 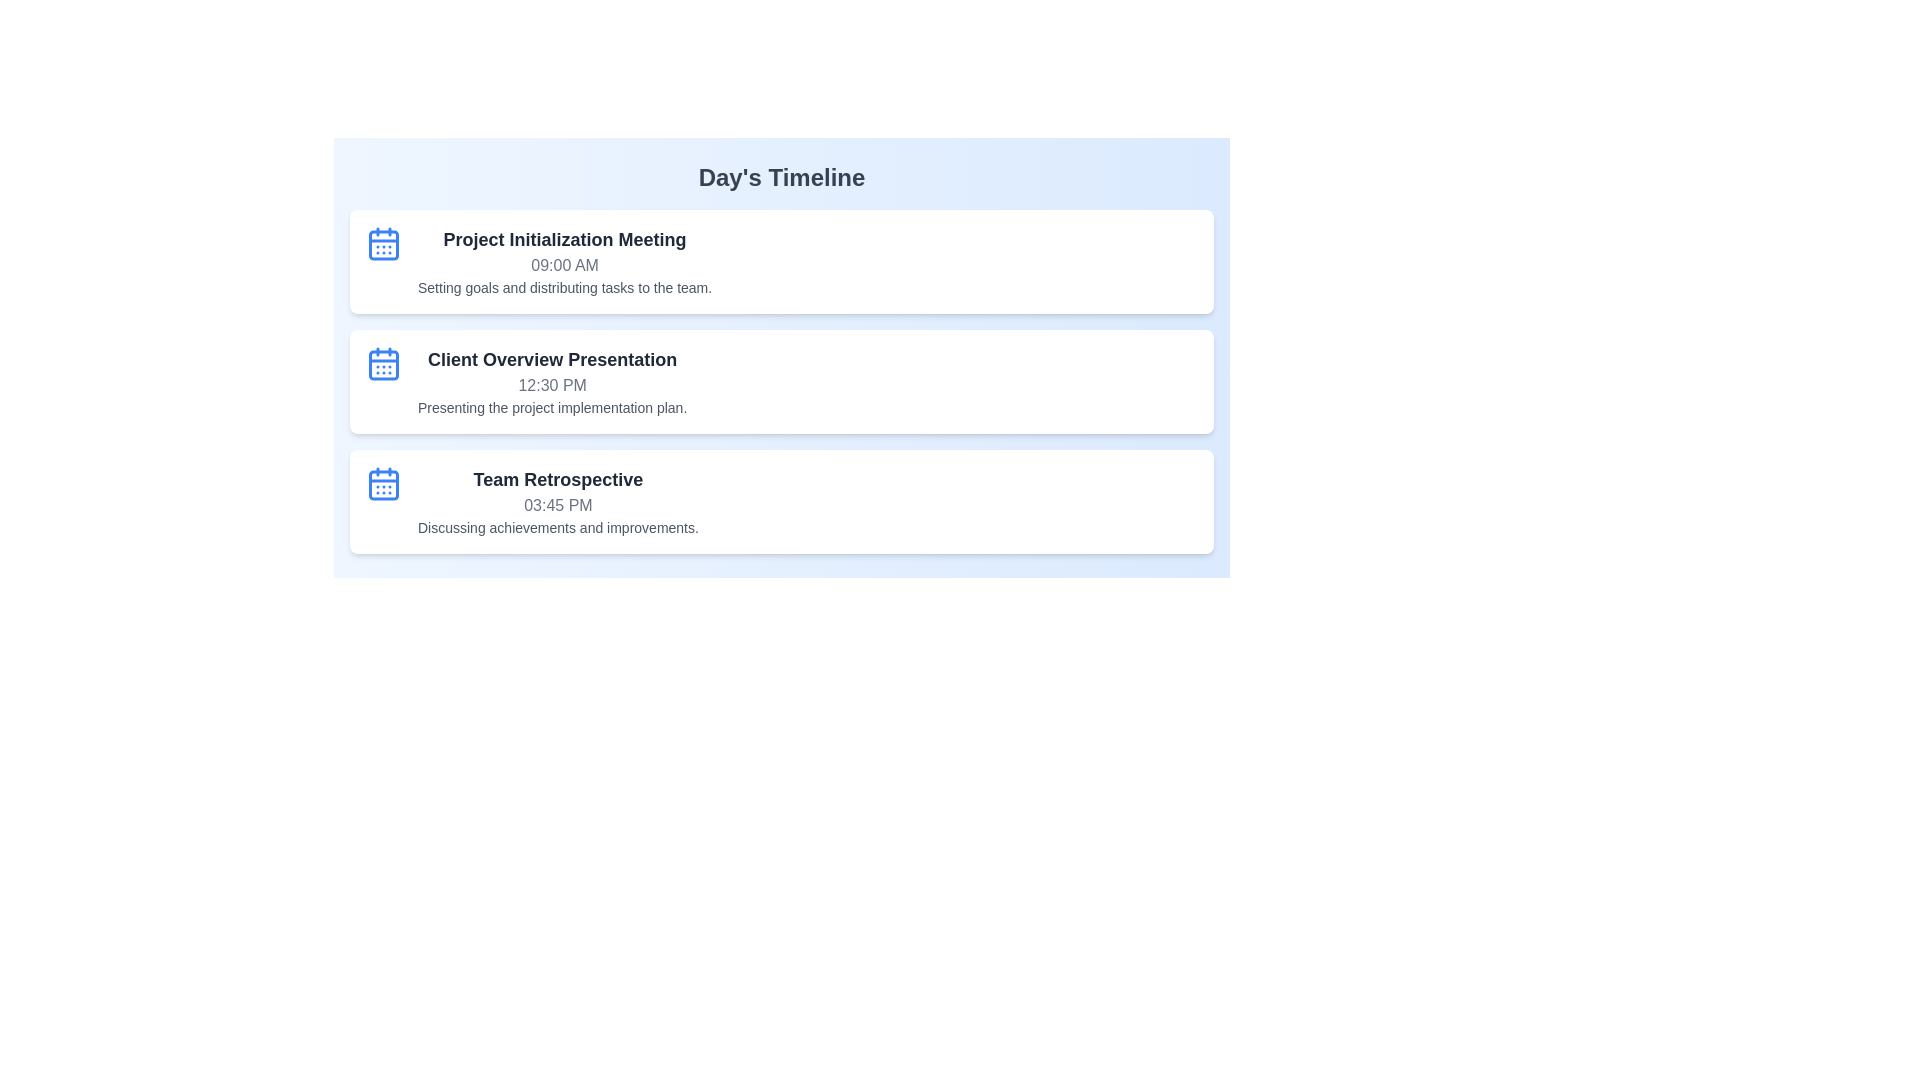 What do you see at coordinates (552, 358) in the screenshot?
I see `the heading text label displaying 'Client Overview Presentation', which is styled in bold dark gray and is the second event heading in the timeline` at bounding box center [552, 358].